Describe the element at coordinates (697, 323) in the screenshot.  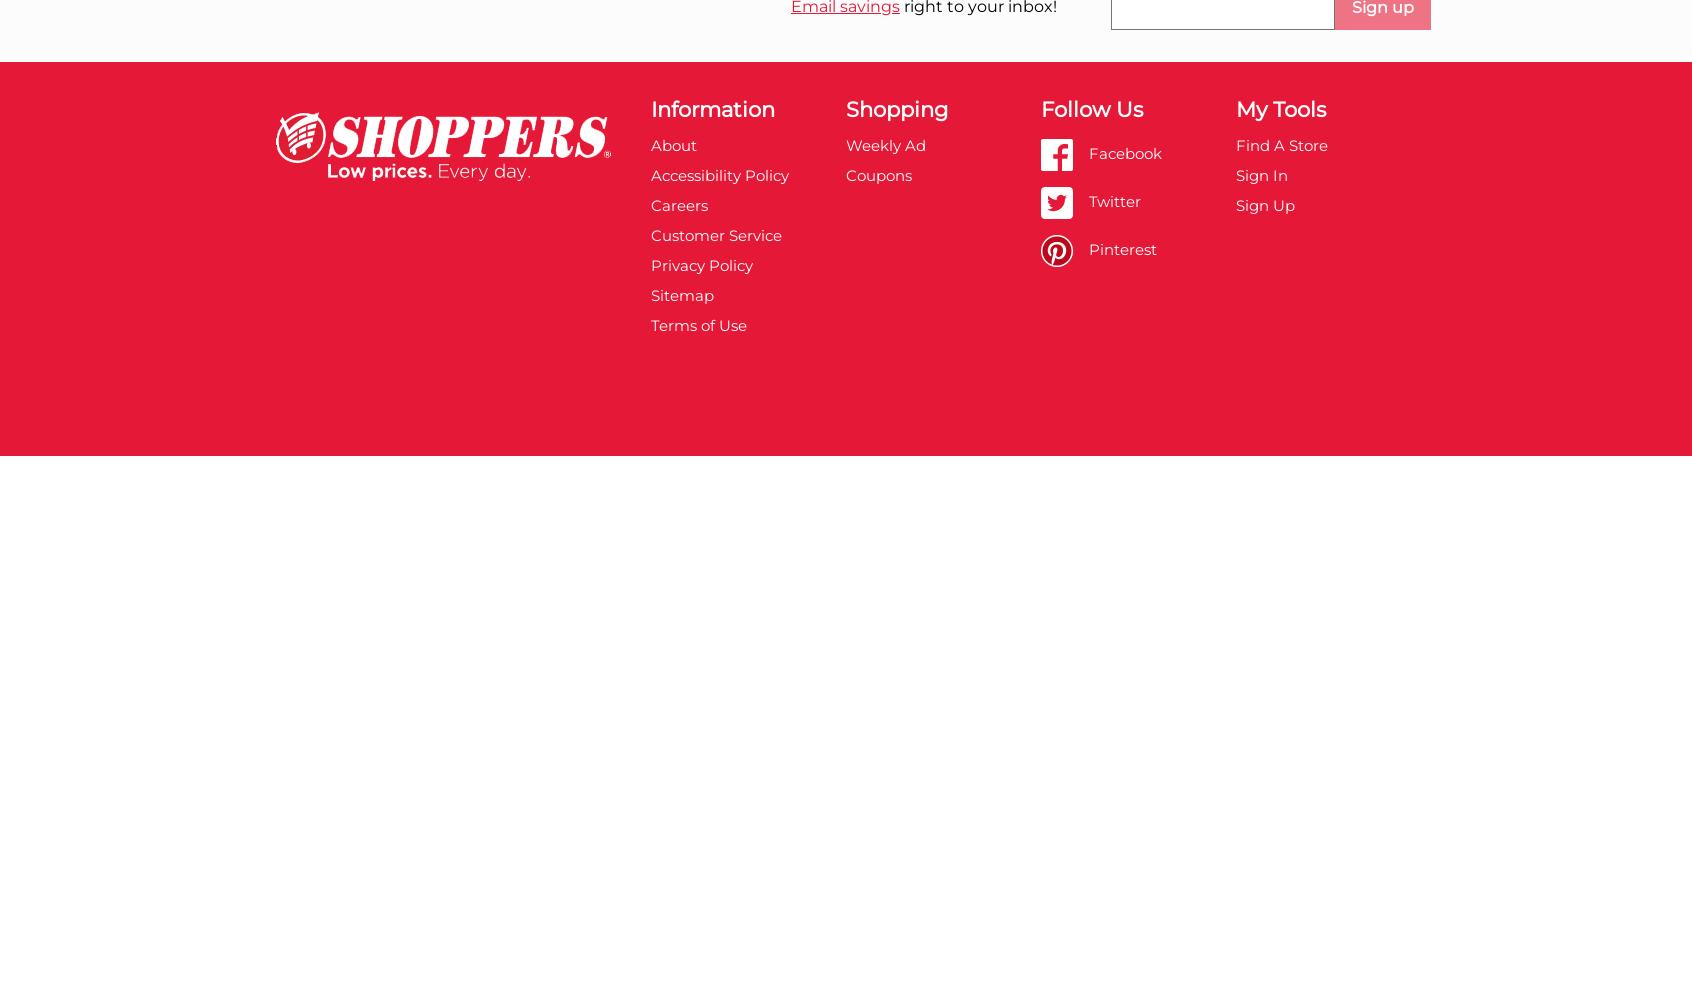
I see `'Terms of Use'` at that location.